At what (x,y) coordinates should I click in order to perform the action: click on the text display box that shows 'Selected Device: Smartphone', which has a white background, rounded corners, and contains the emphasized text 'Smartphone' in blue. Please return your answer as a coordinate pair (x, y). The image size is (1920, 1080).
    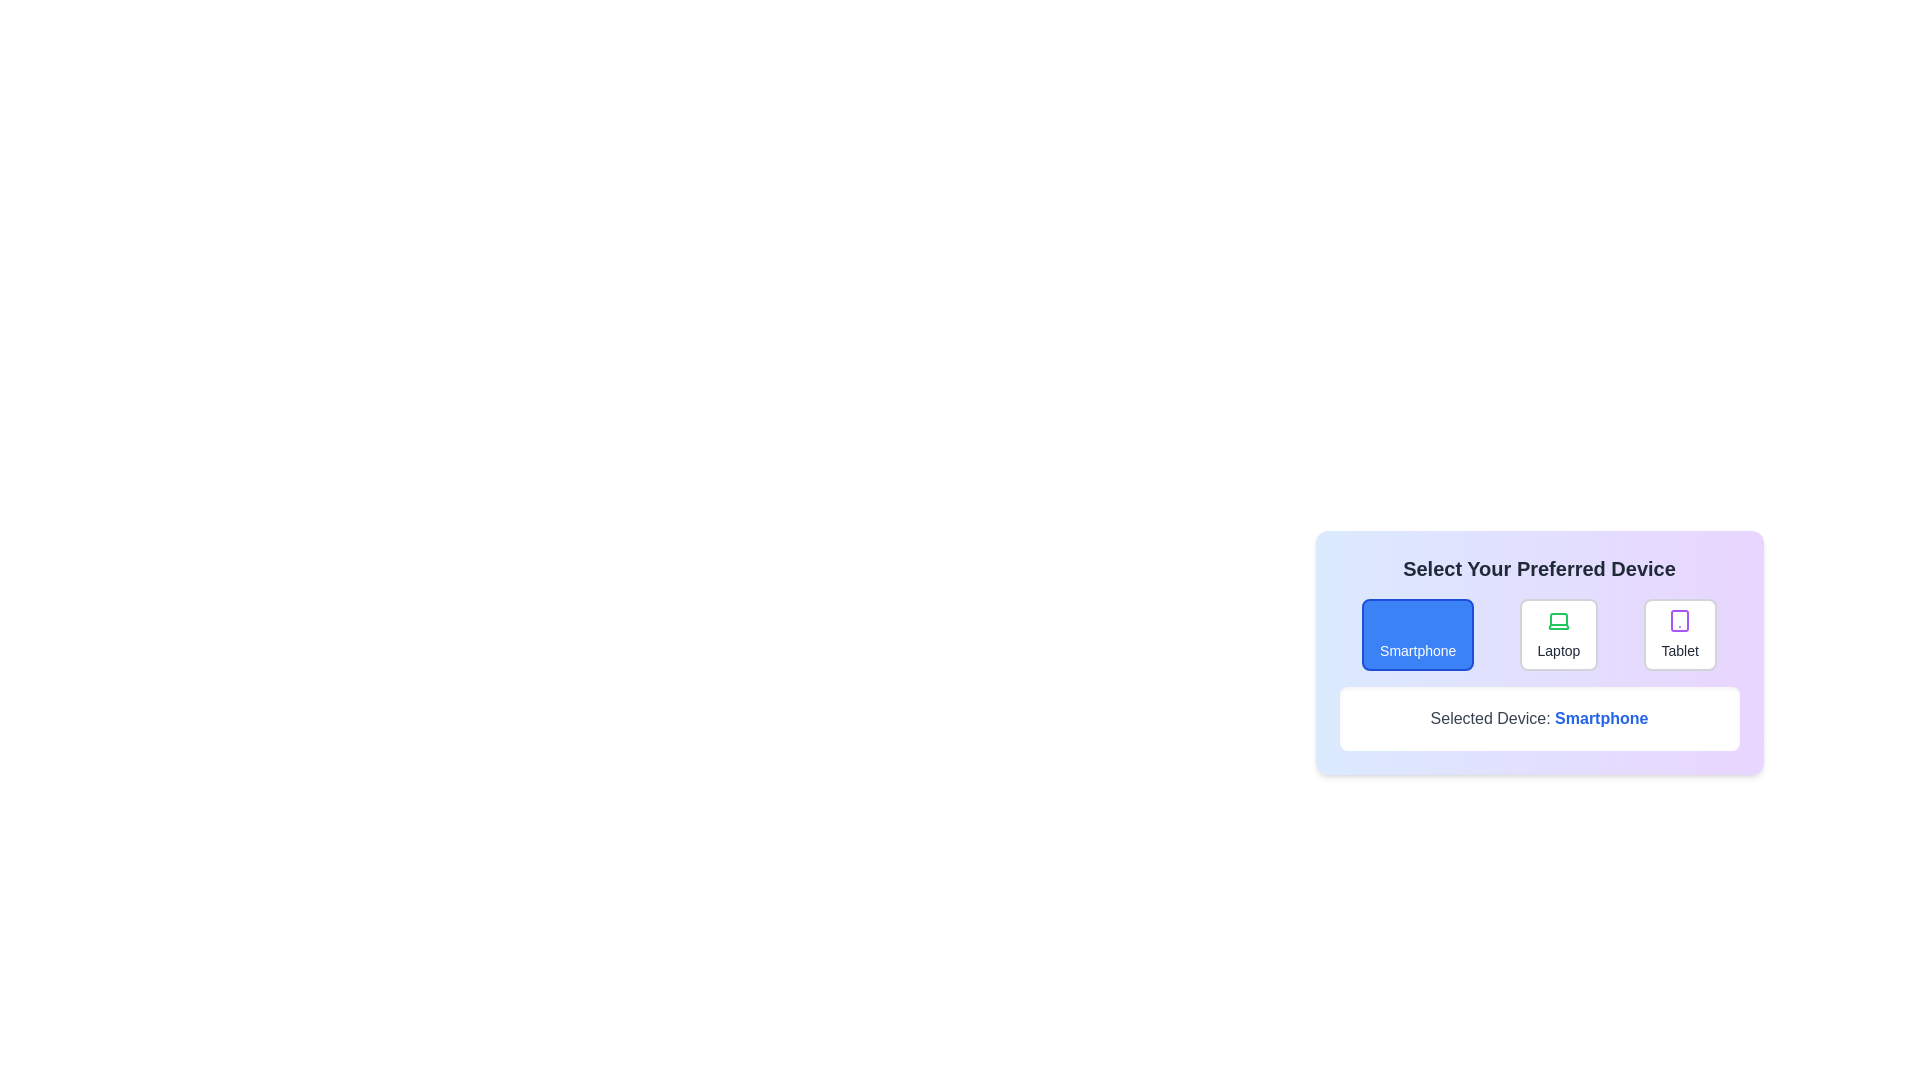
    Looking at the image, I should click on (1538, 717).